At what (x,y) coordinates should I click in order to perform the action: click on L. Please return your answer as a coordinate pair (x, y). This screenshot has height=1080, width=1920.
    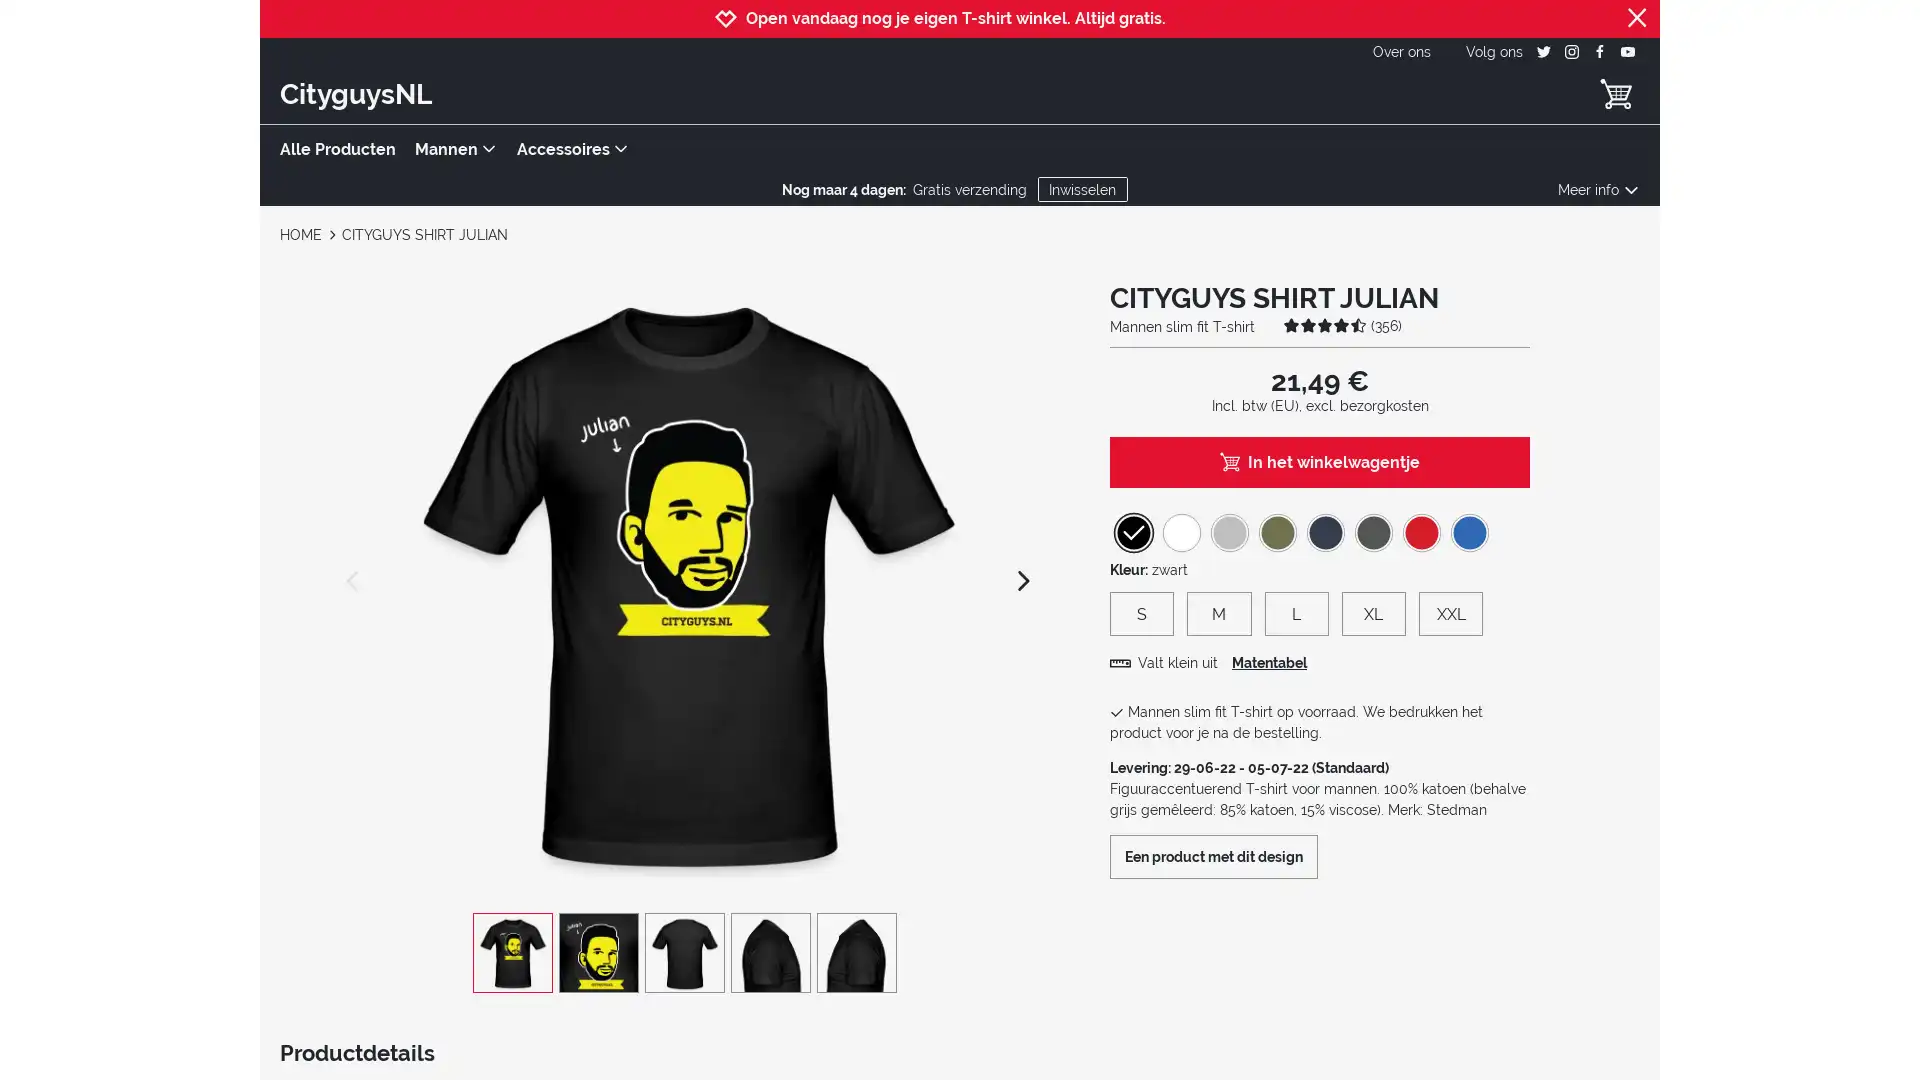
    Looking at the image, I should click on (1296, 612).